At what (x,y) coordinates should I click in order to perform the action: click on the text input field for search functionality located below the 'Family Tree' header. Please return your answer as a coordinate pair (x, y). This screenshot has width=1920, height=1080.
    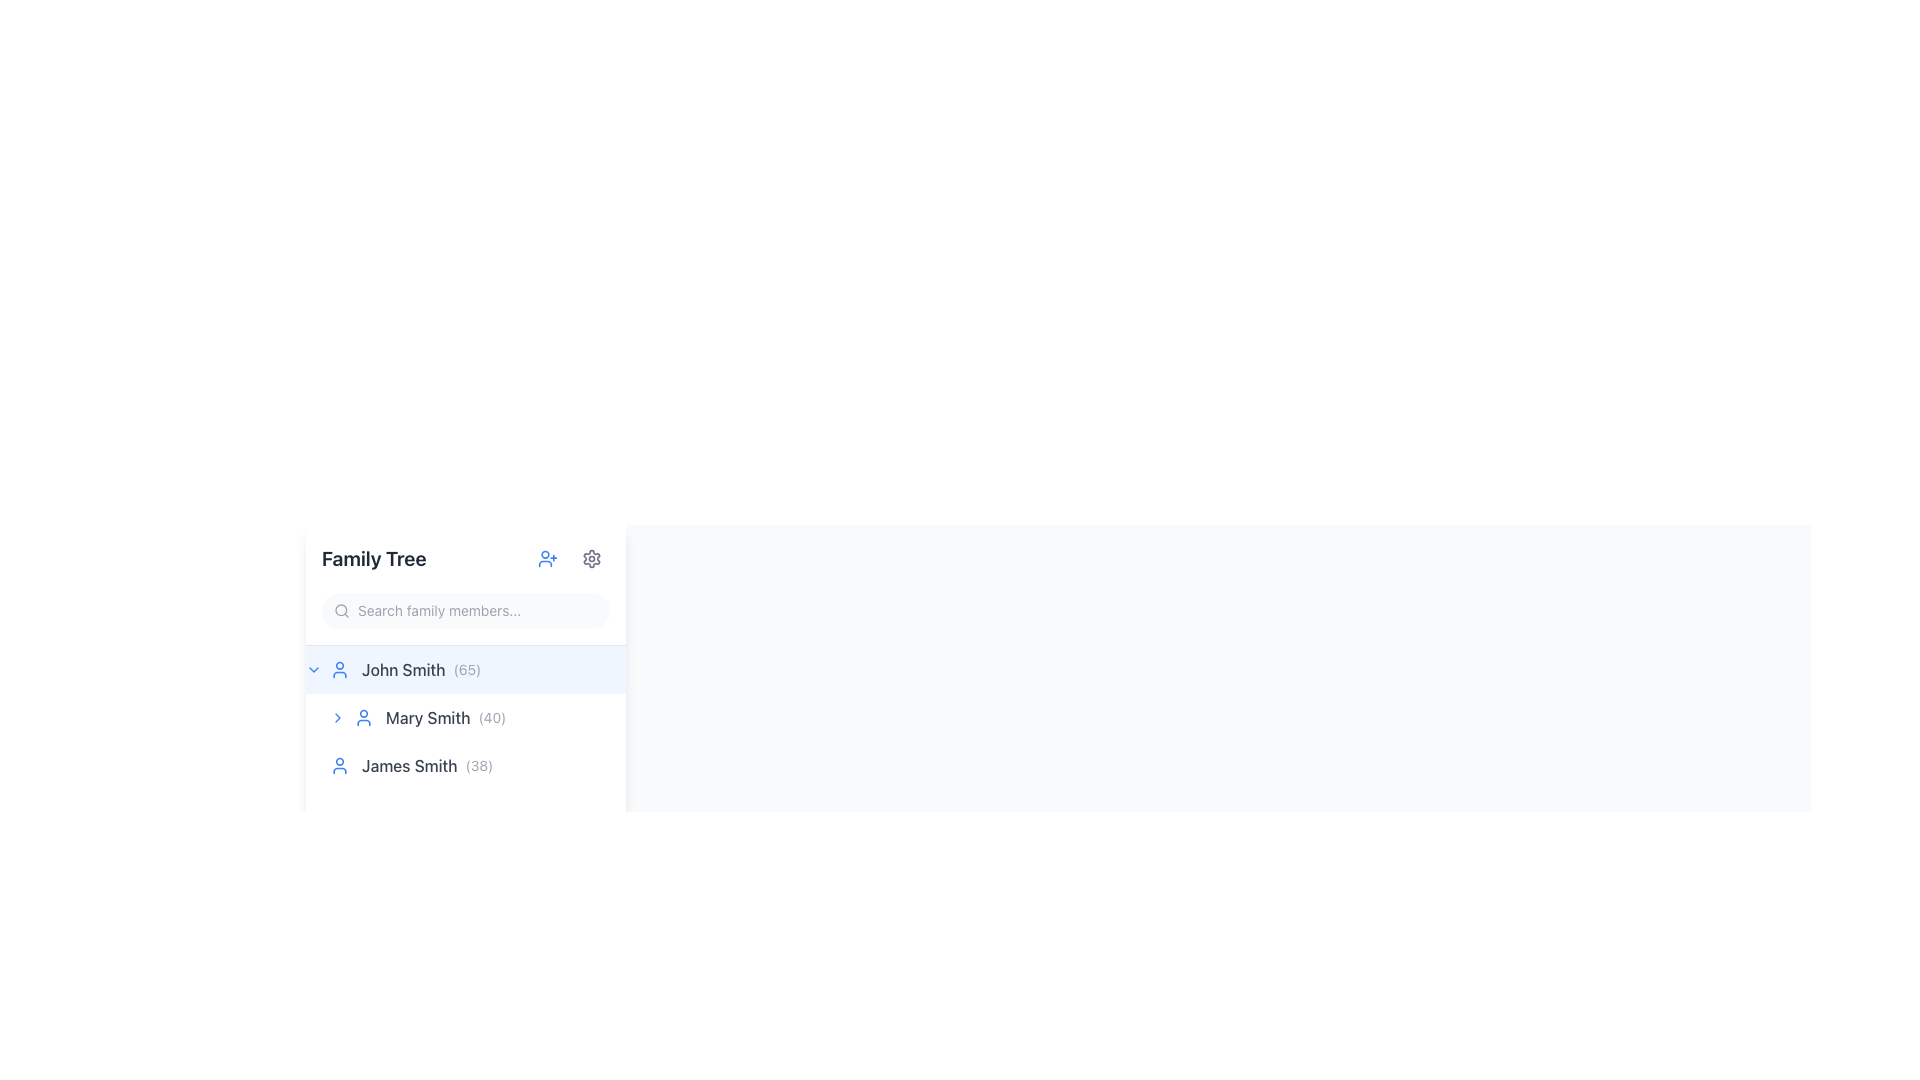
    Looking at the image, I should click on (464, 609).